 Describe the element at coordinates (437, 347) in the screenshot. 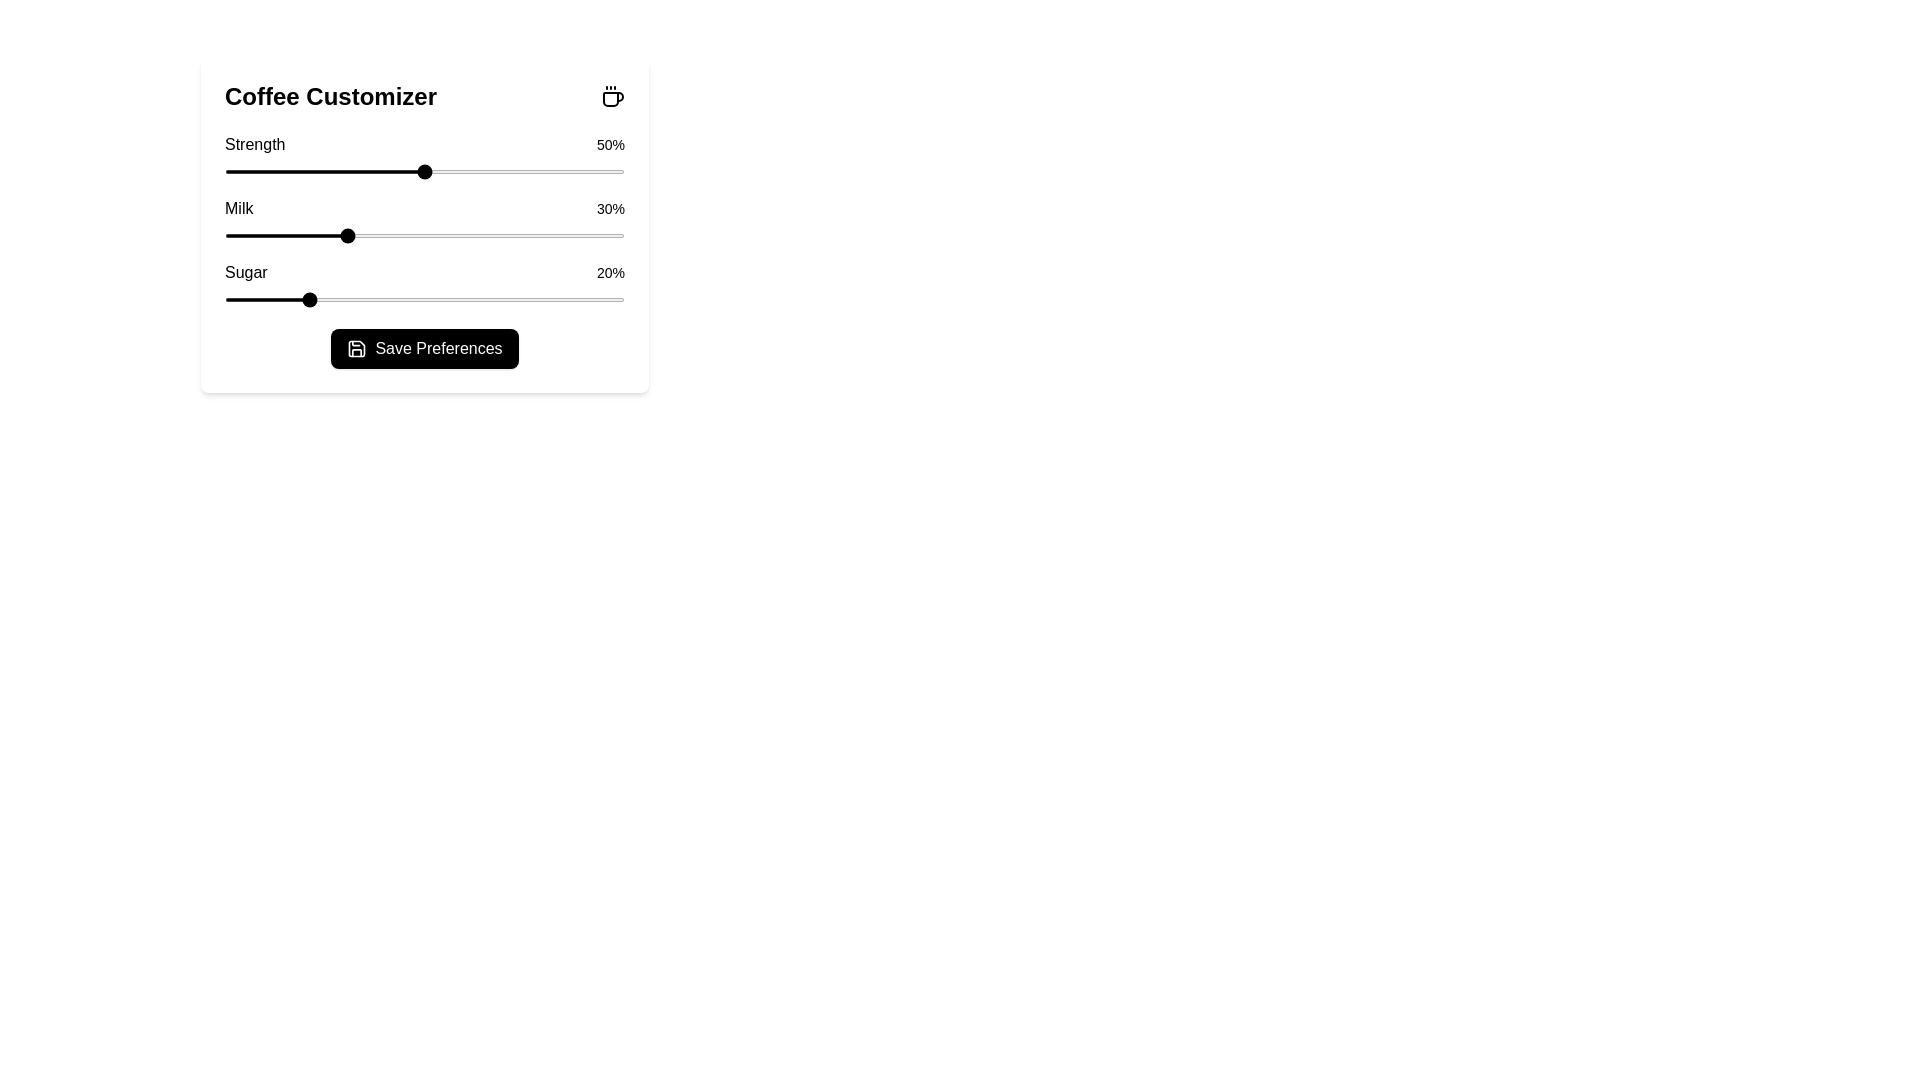

I see `the 'Save Preferences' button, which is a white text on a black rounded rectangular background located at the bottom of the 'Coffee Customizer' section` at that location.